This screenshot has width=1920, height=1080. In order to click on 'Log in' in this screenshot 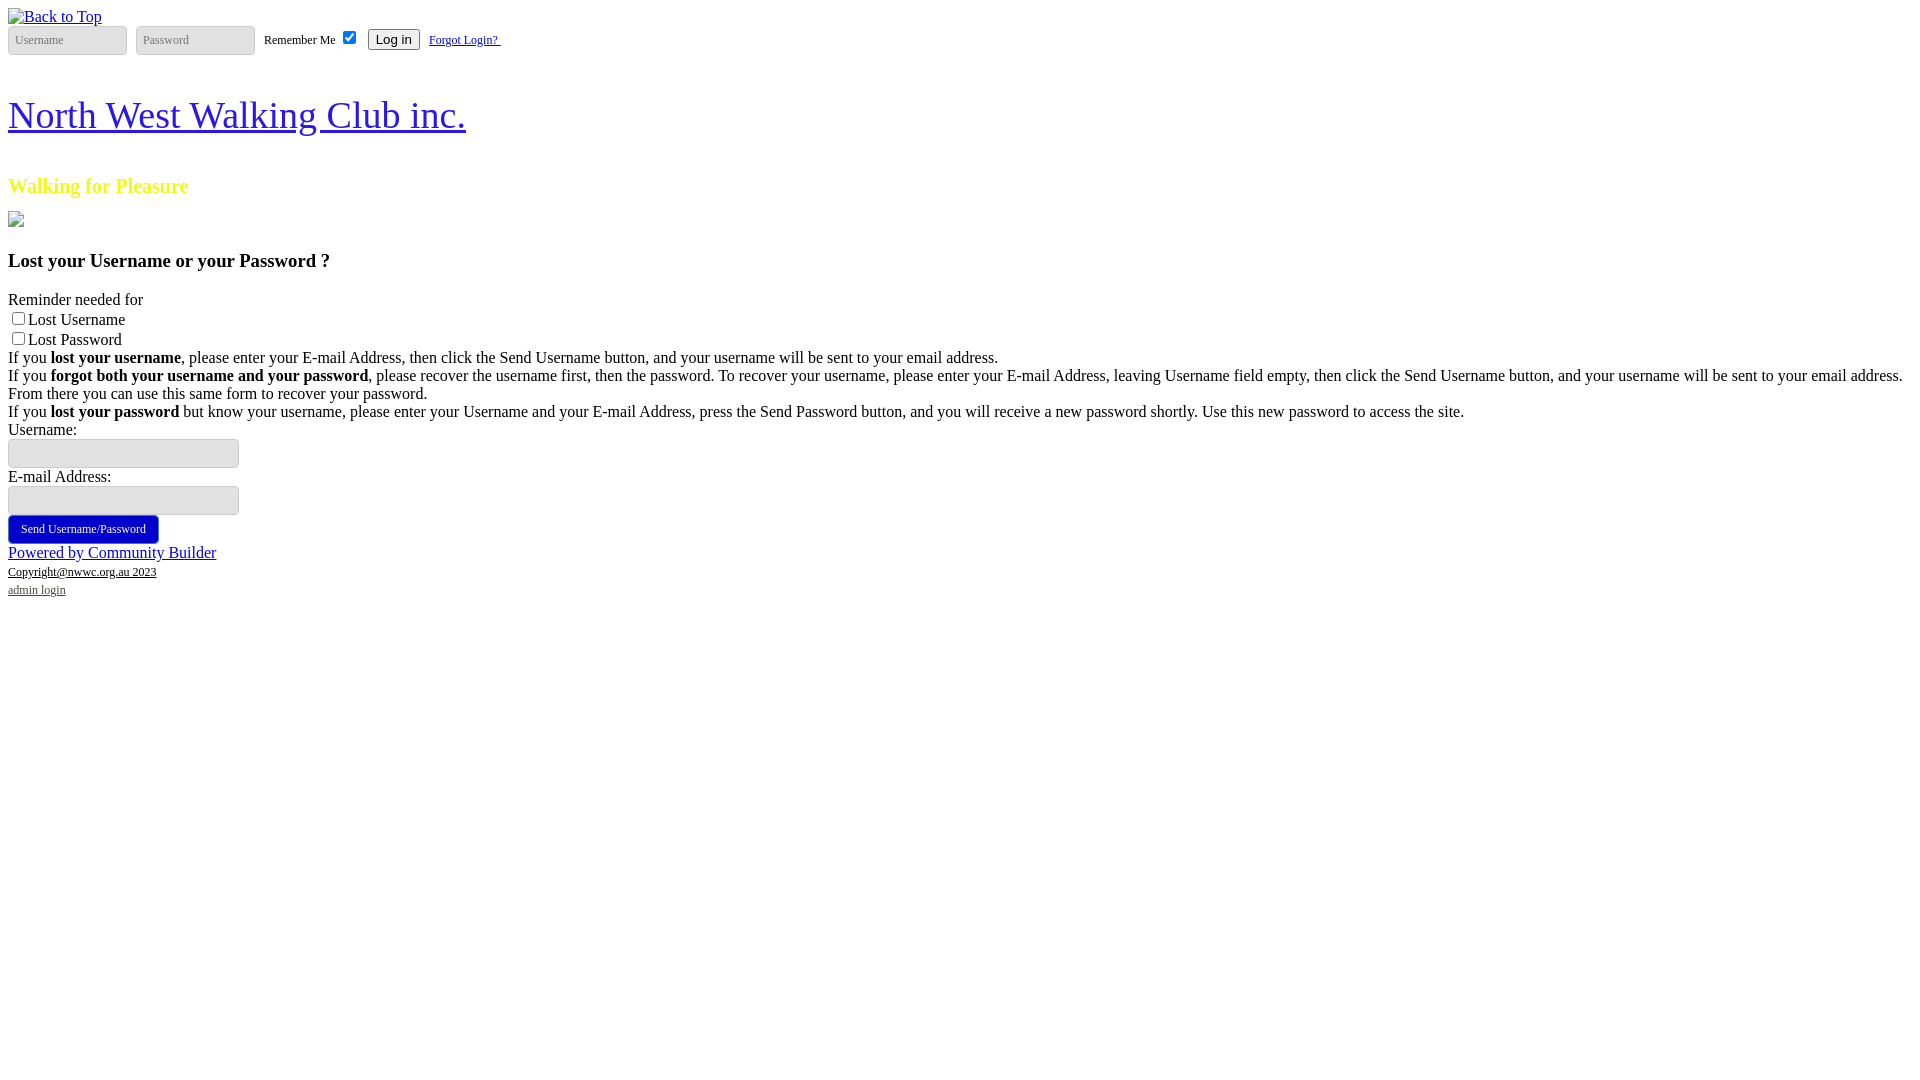, I will do `click(393, 39)`.